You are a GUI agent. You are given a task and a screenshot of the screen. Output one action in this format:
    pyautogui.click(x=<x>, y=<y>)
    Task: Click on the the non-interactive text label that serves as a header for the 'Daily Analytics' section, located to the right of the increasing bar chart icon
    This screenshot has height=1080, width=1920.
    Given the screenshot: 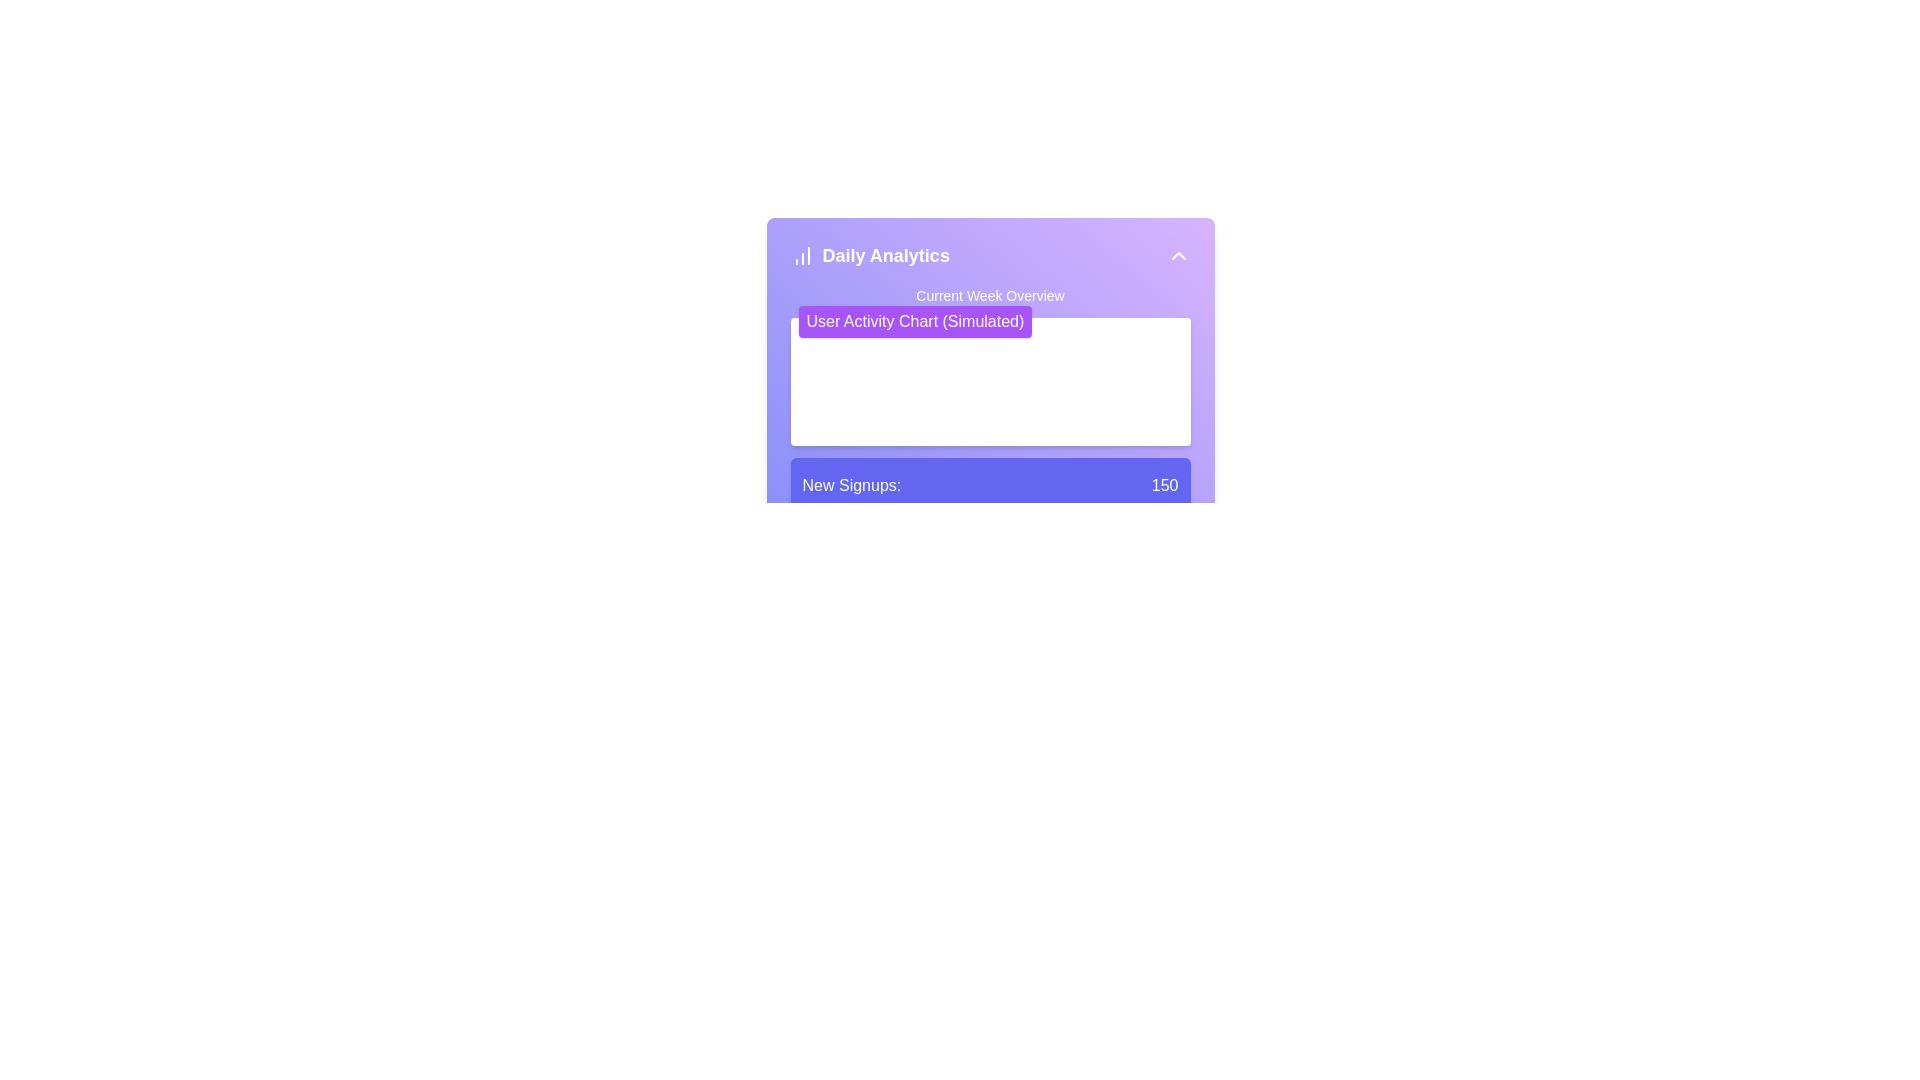 What is the action you would take?
    pyautogui.click(x=885, y=254)
    